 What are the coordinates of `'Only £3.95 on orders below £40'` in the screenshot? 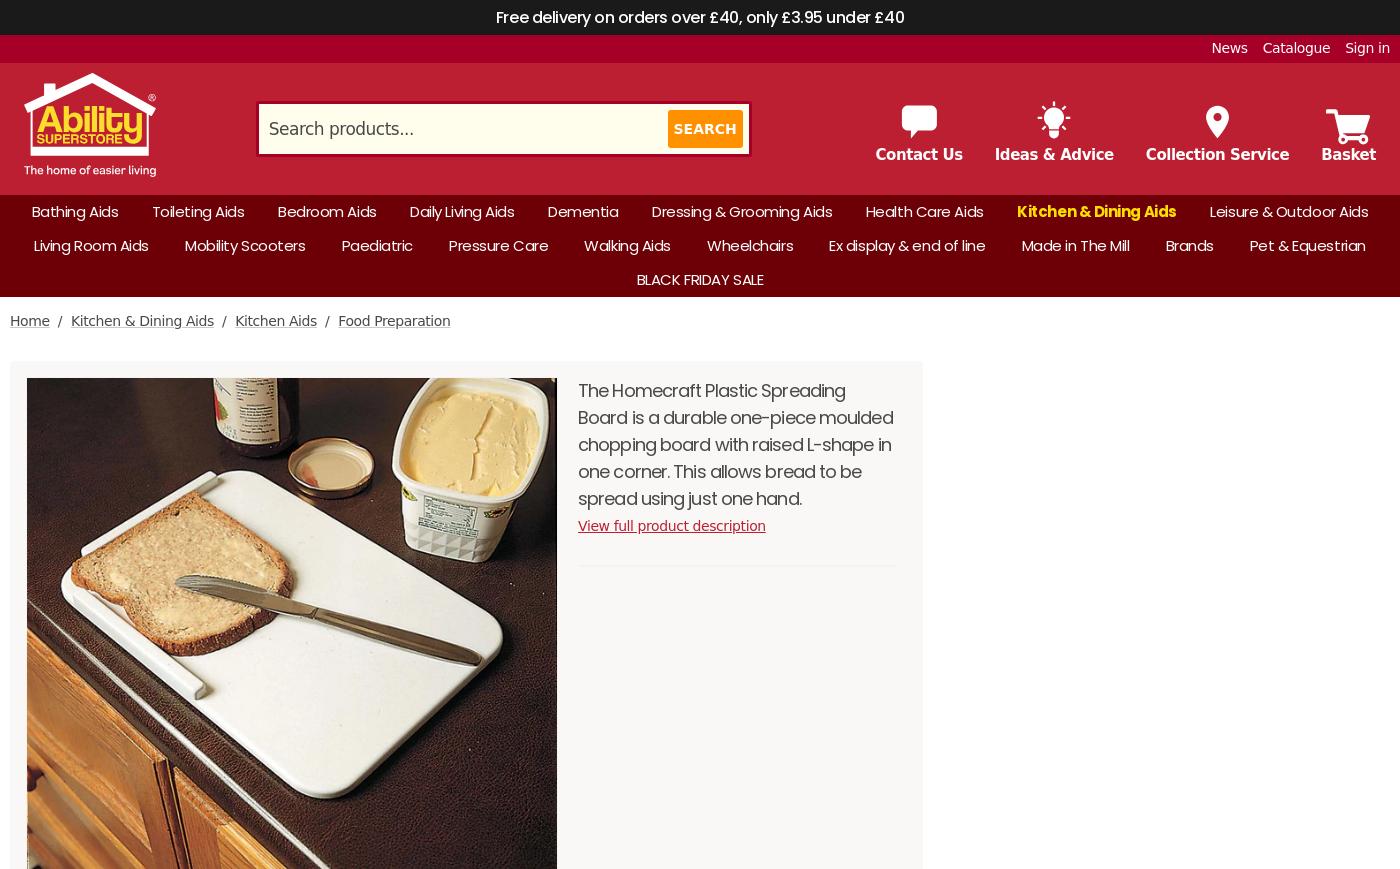 It's located at (982, 479).